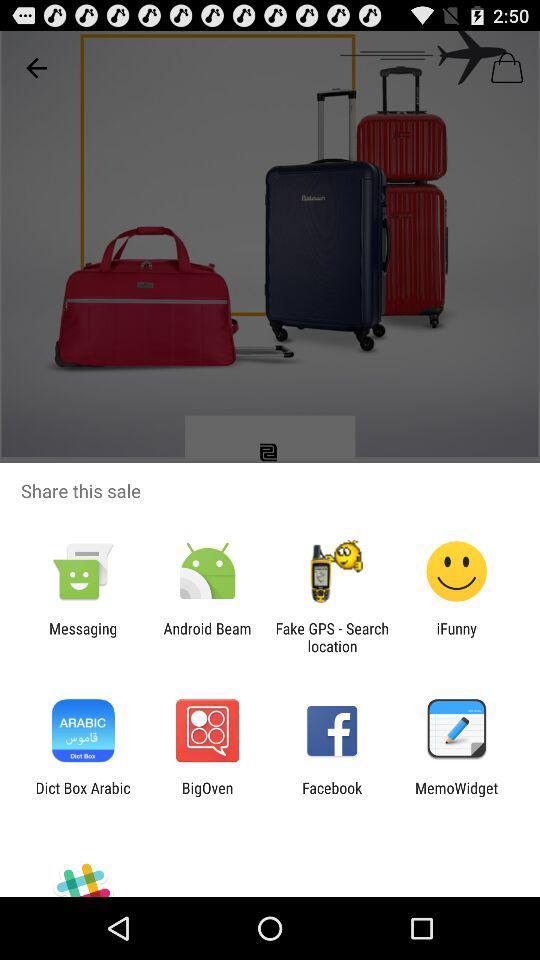 Image resolution: width=540 pixels, height=960 pixels. What do you see at coordinates (82, 796) in the screenshot?
I see `the dict box arabic item` at bounding box center [82, 796].